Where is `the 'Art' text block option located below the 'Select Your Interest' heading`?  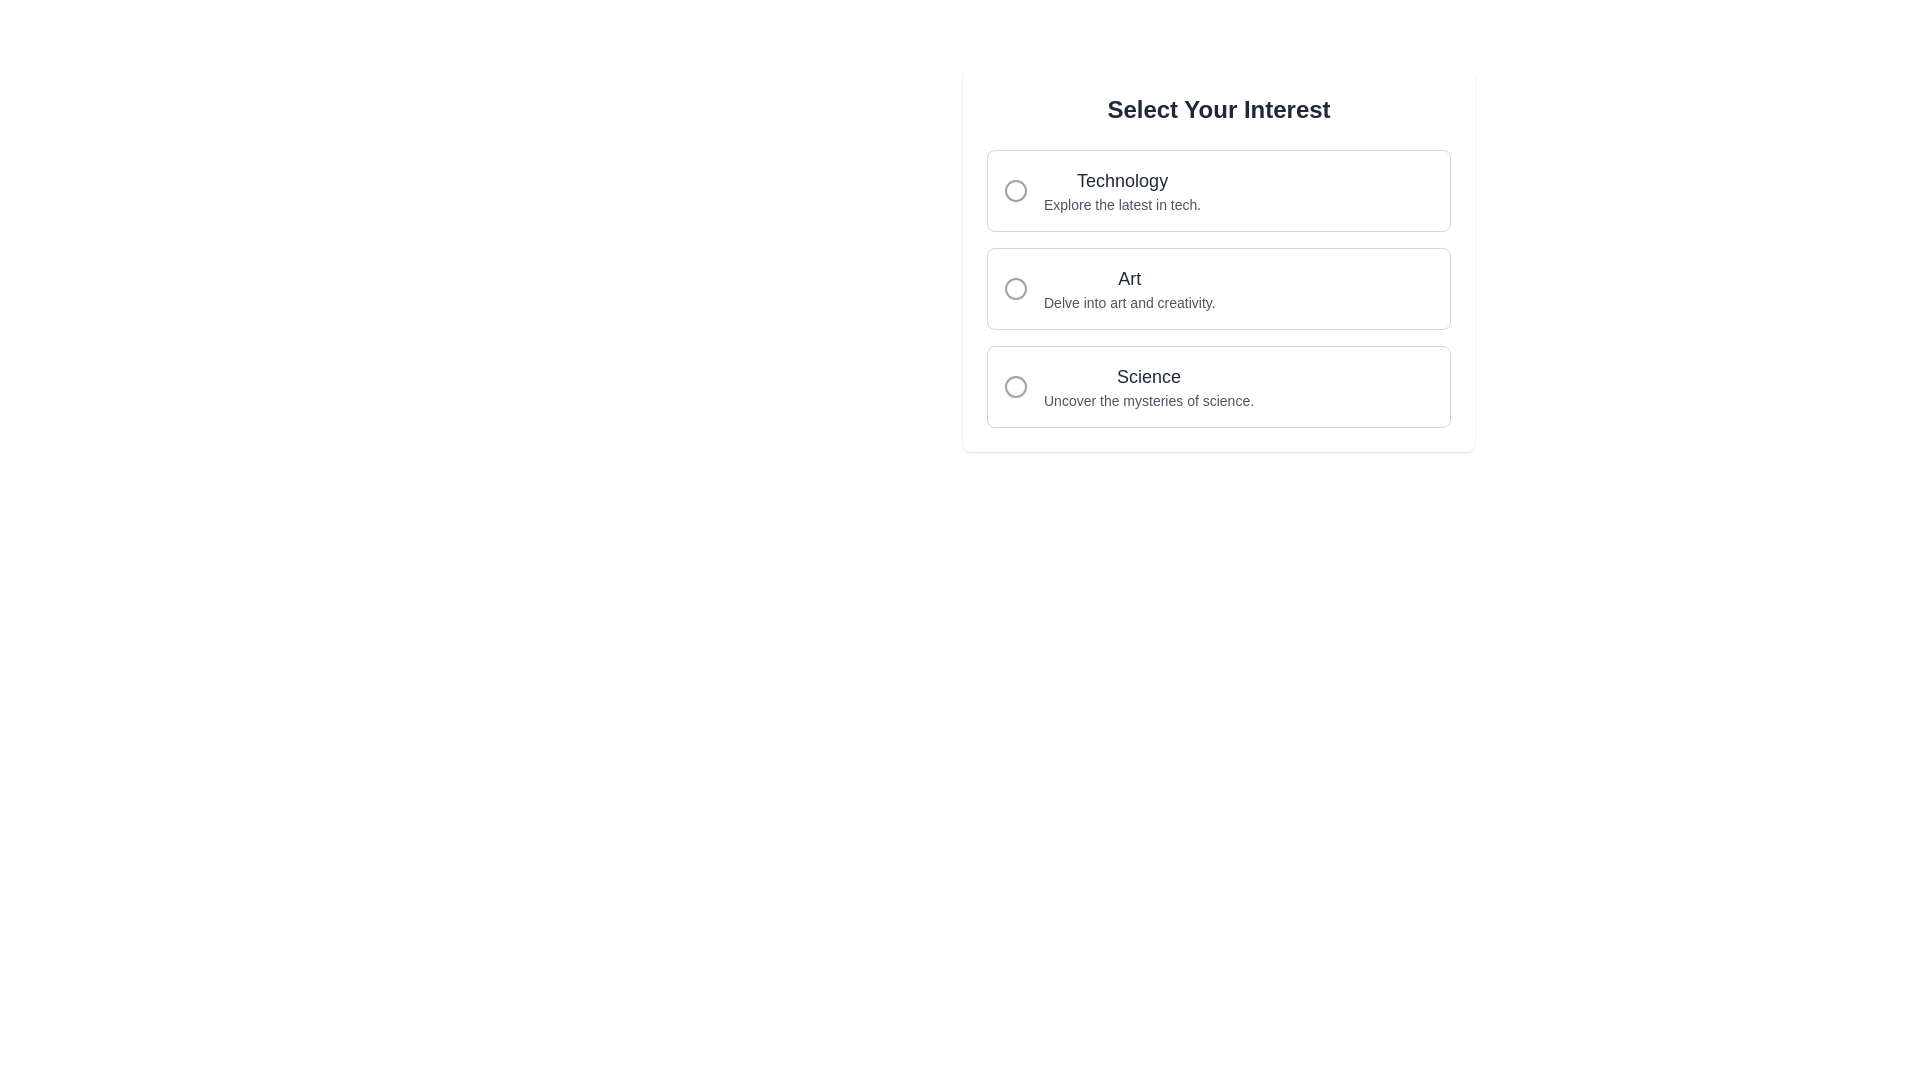
the 'Art' text block option located below the 'Select Your Interest' heading is located at coordinates (1129, 289).